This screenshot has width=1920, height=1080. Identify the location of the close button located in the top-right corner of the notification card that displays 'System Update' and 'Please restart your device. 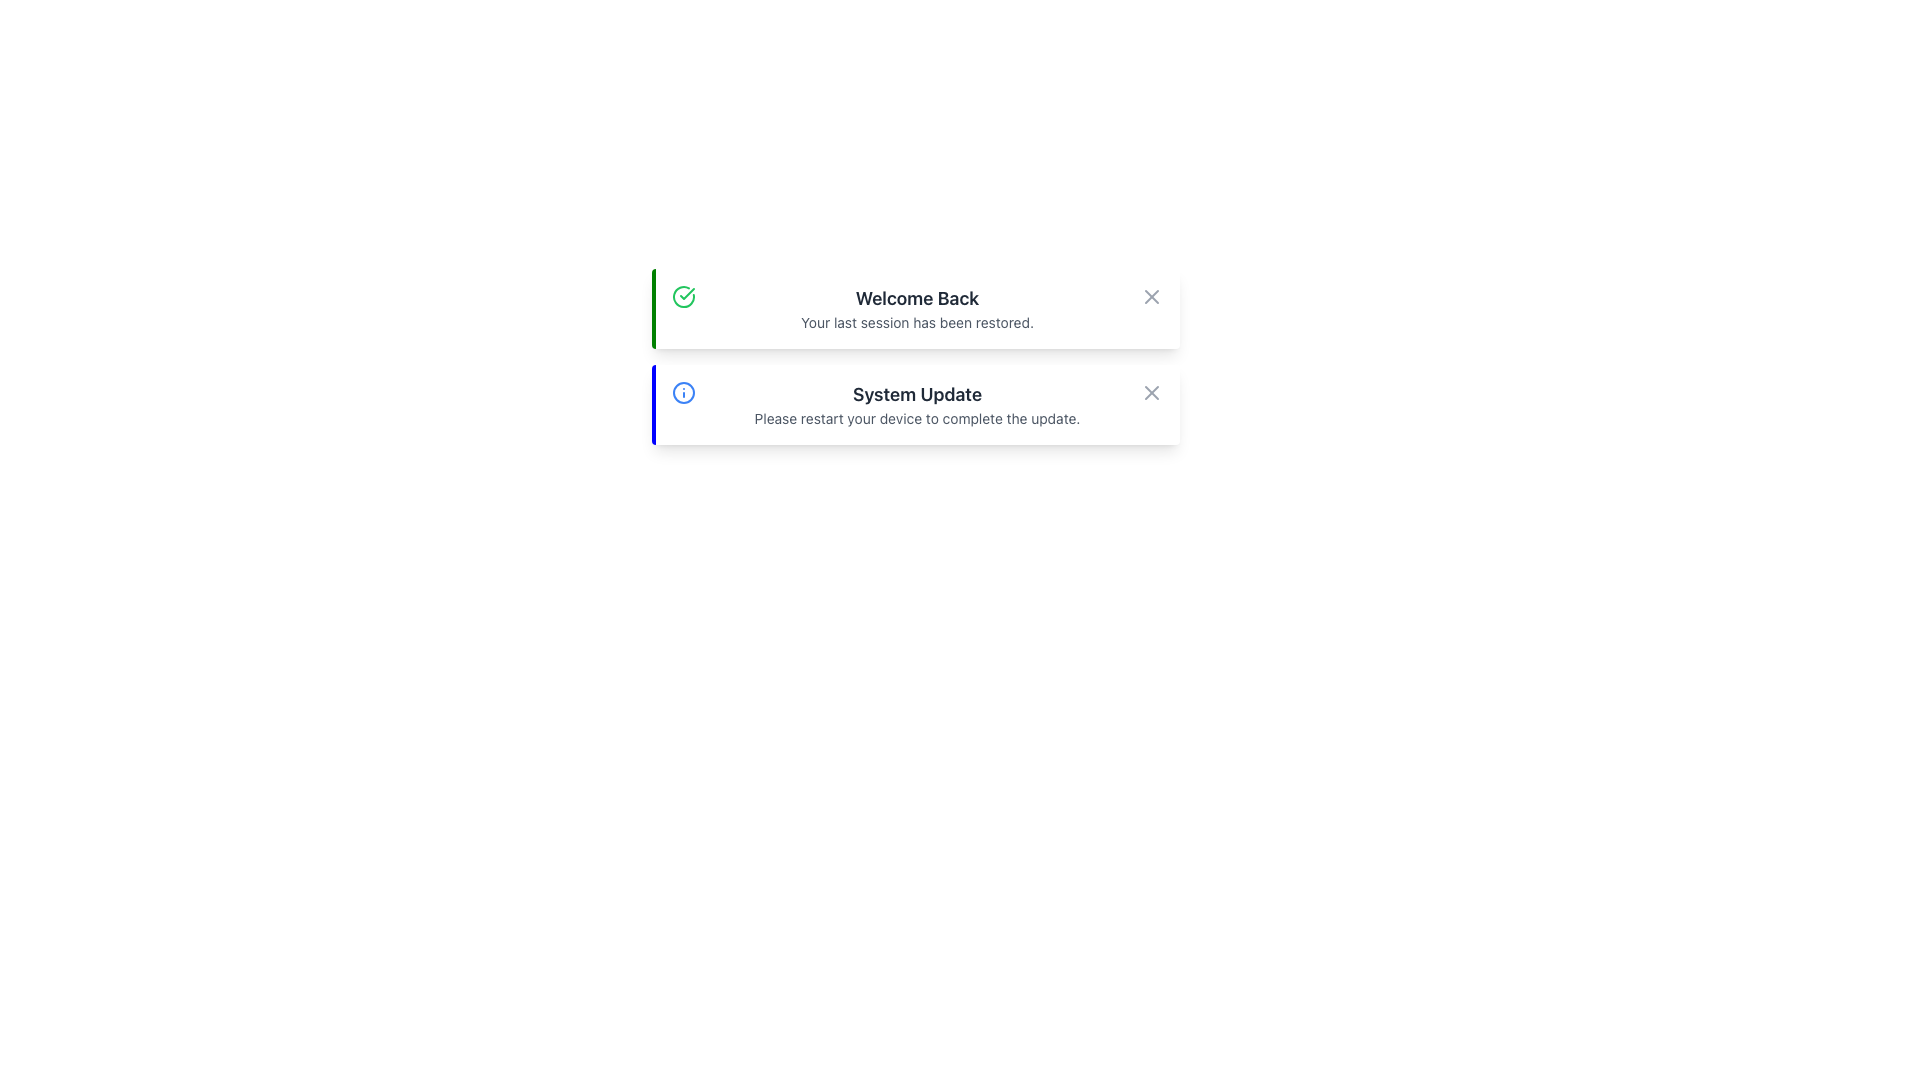
(1151, 393).